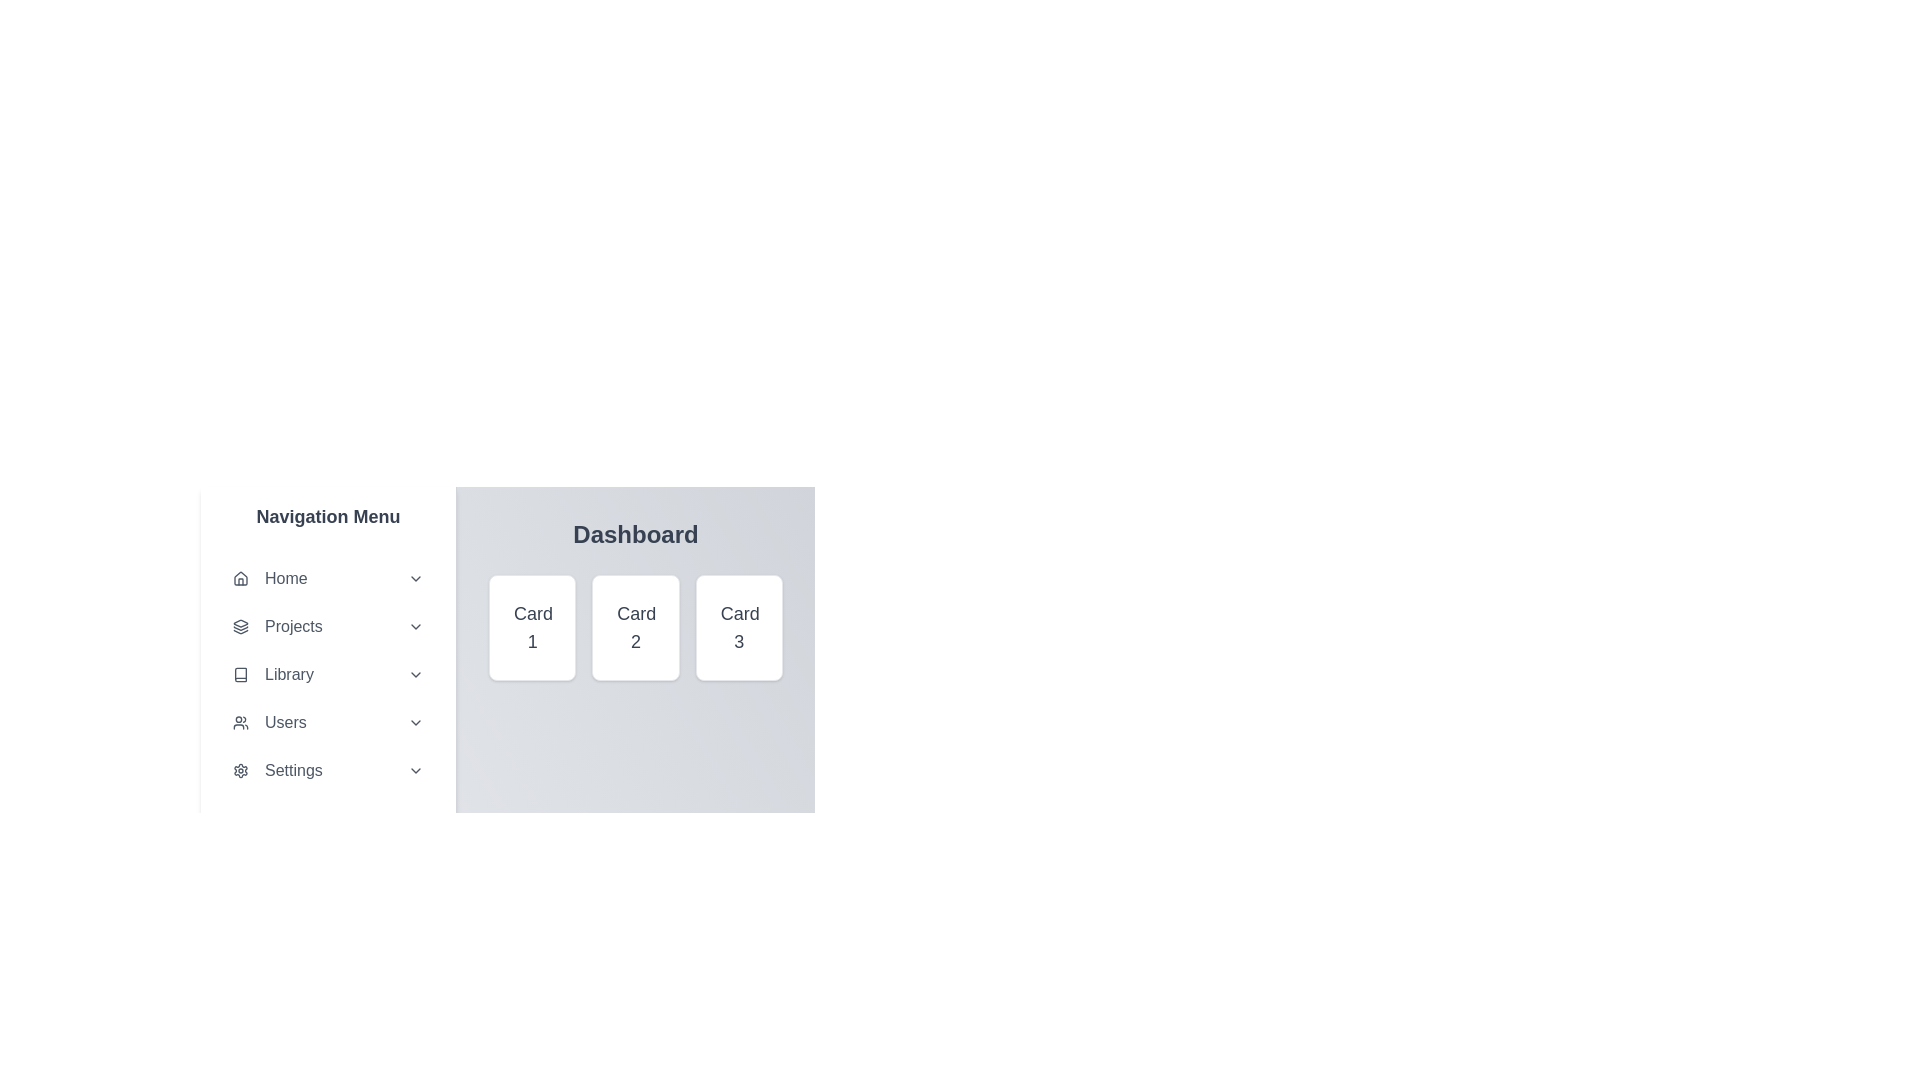 The height and width of the screenshot is (1080, 1920). What do you see at coordinates (328, 675) in the screenshot?
I see `the third item in the vertical navigation menu, located in the left sidebar panel` at bounding box center [328, 675].